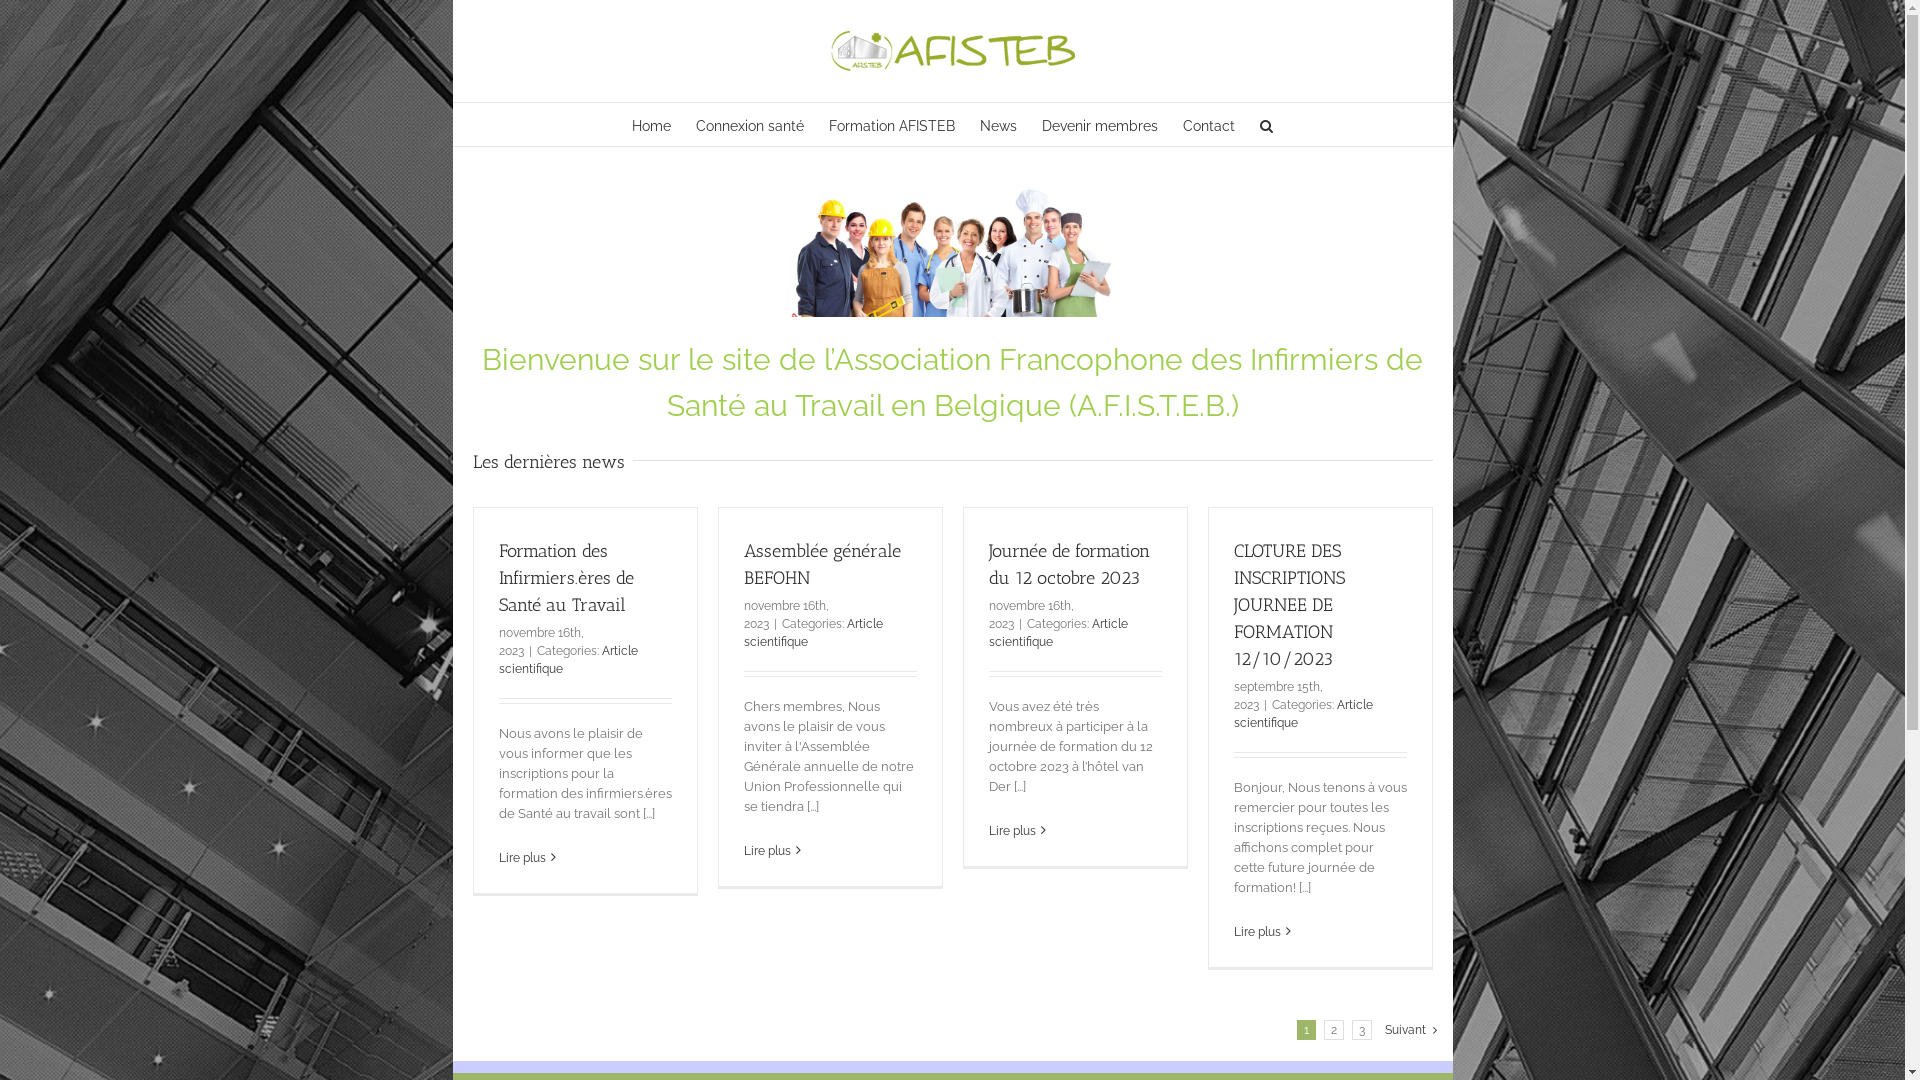  Describe the element at coordinates (891, 124) in the screenshot. I see `'Formation AFISTEB'` at that location.